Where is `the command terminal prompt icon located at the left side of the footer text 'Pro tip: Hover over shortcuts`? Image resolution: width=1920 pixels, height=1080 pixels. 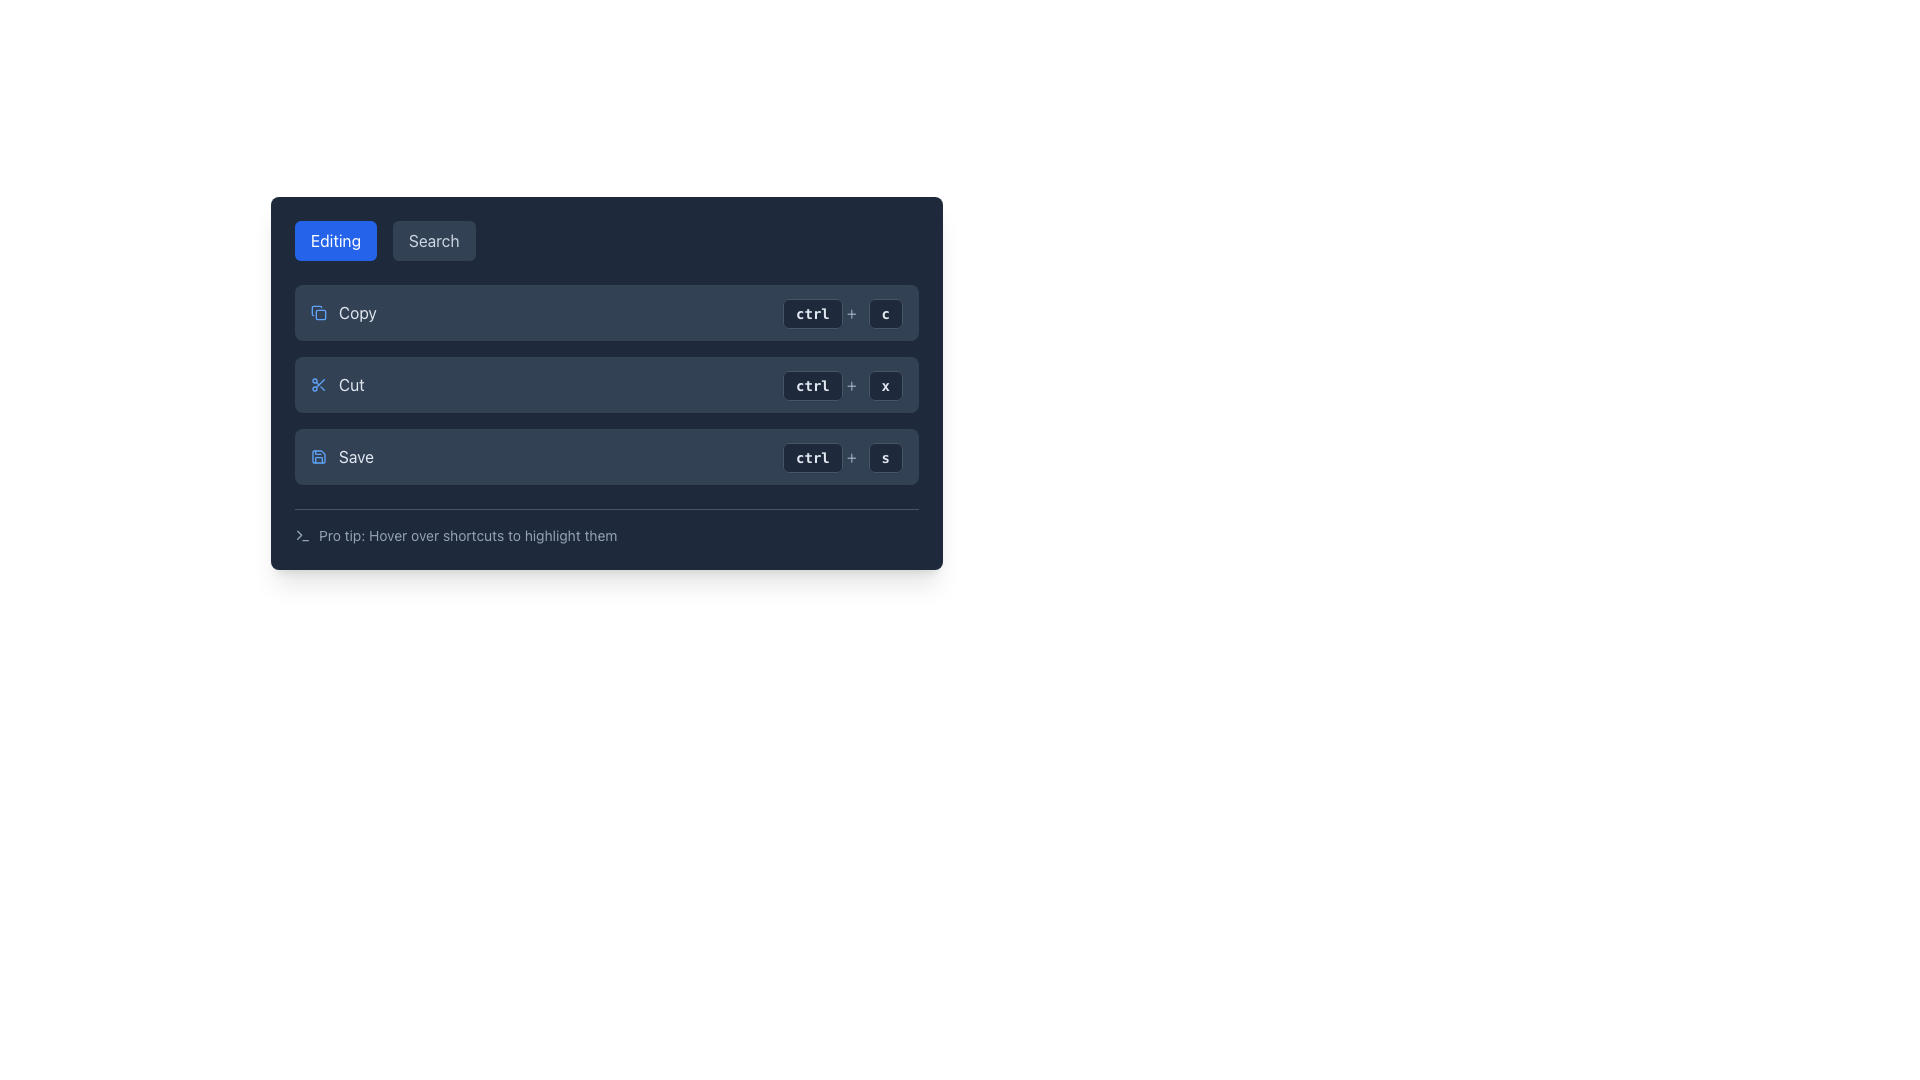 the command terminal prompt icon located at the left side of the footer text 'Pro tip: Hover over shortcuts is located at coordinates (301, 535).